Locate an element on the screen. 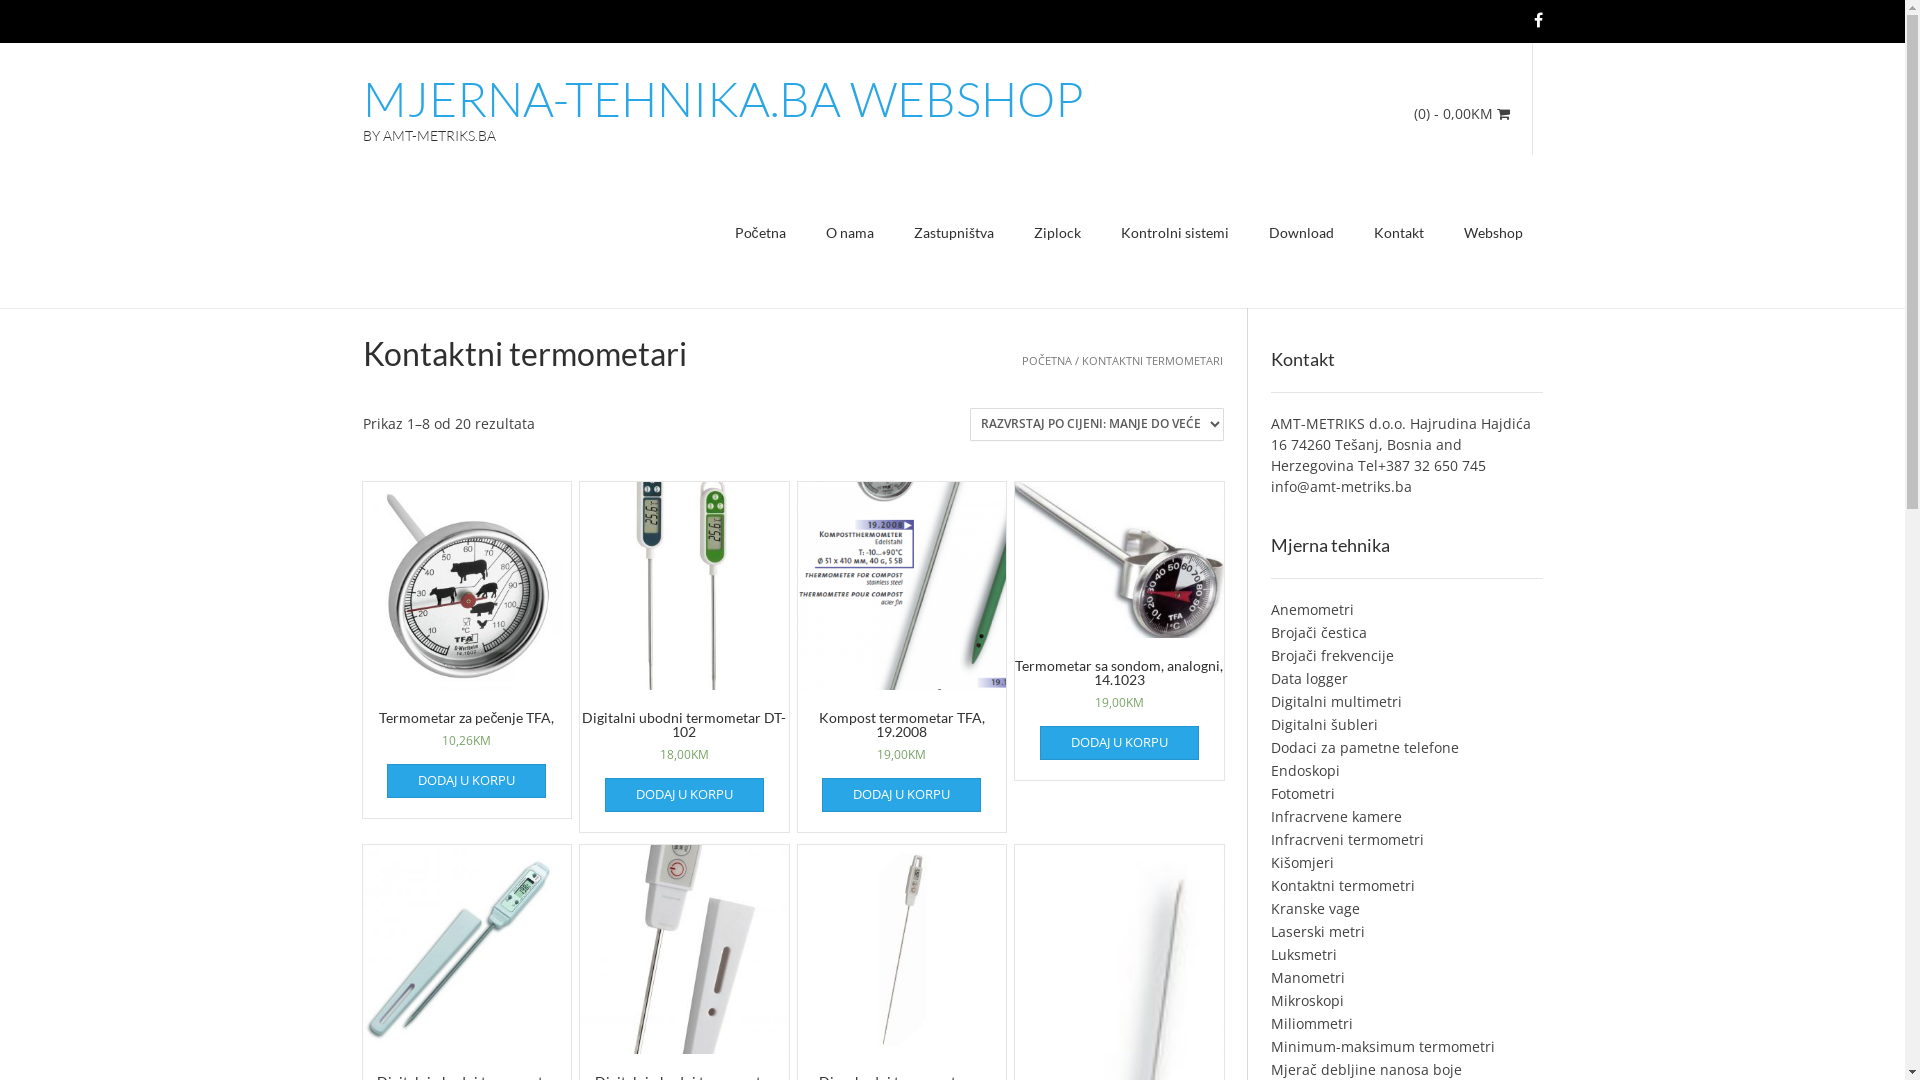  'O nama' is located at coordinates (849, 234).